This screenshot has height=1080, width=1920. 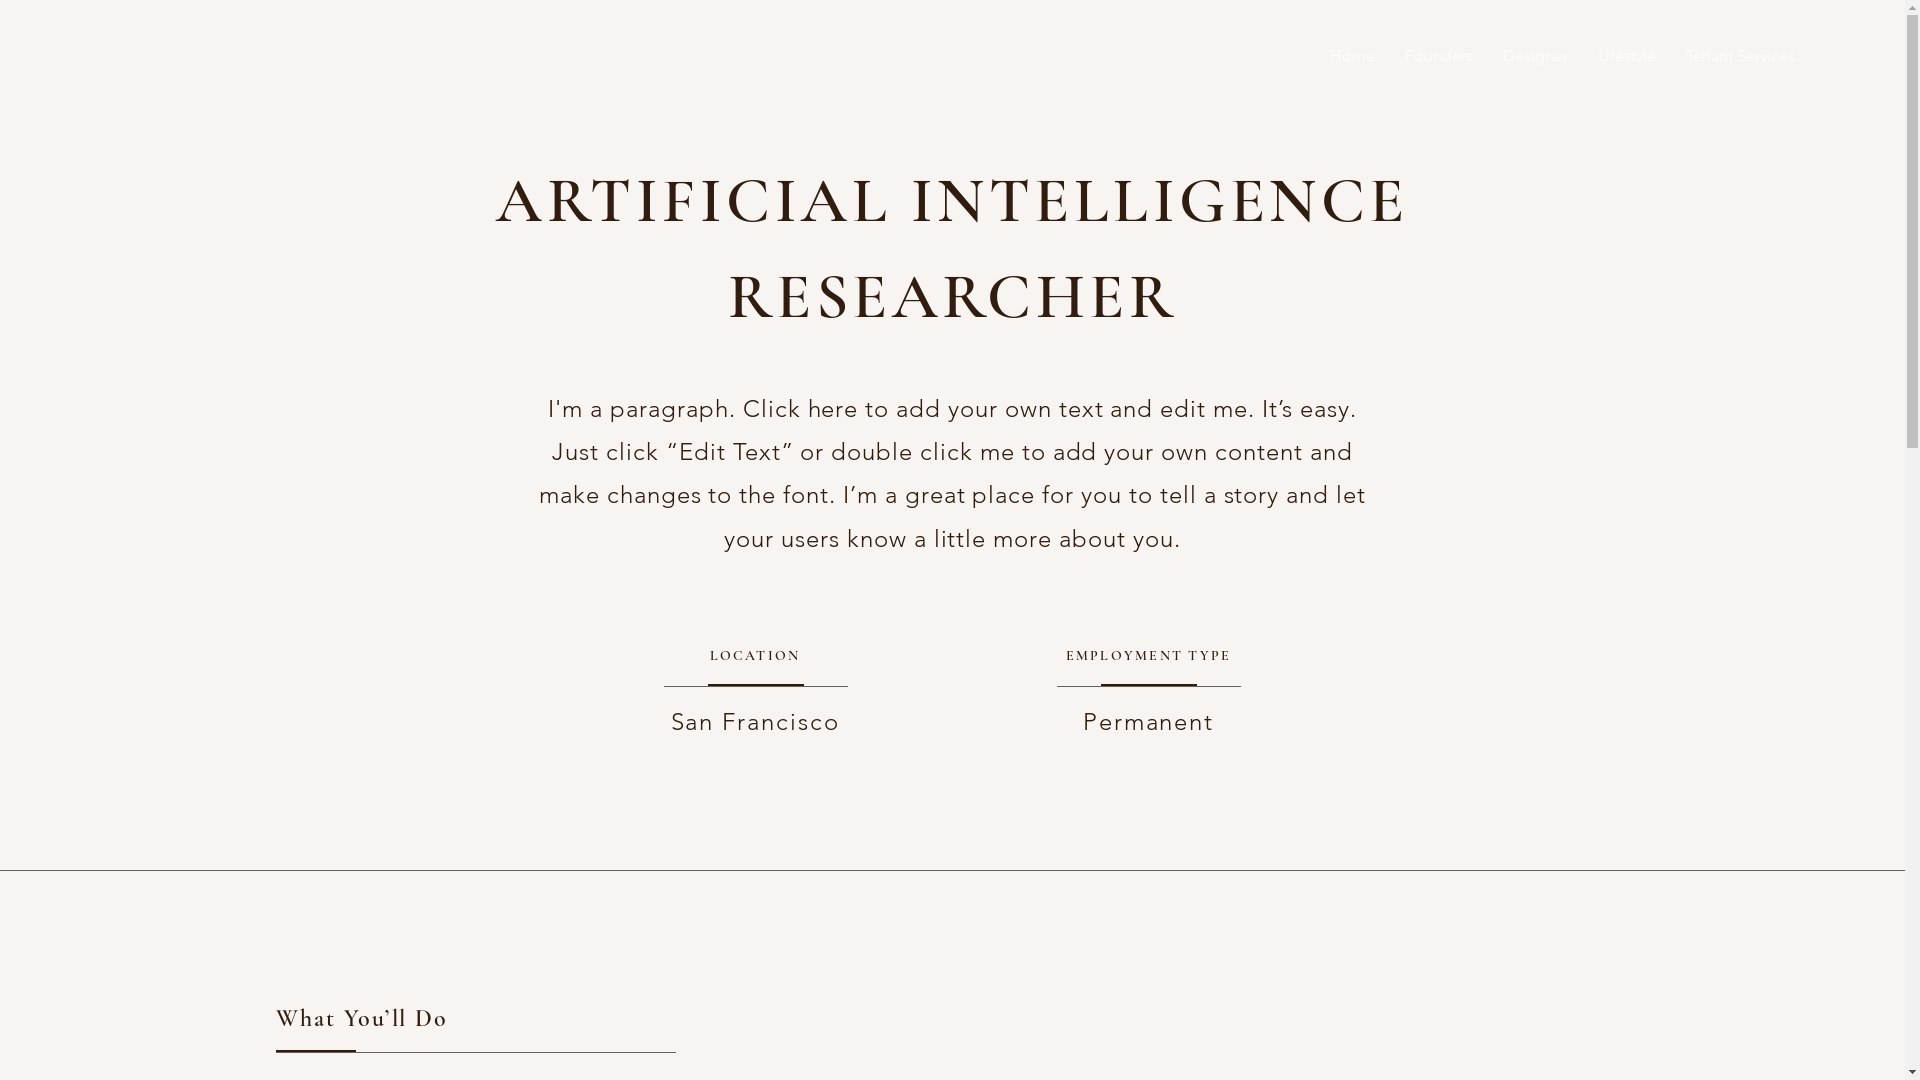 What do you see at coordinates (1739, 55) in the screenshot?
I see `'Tenant Services'` at bounding box center [1739, 55].